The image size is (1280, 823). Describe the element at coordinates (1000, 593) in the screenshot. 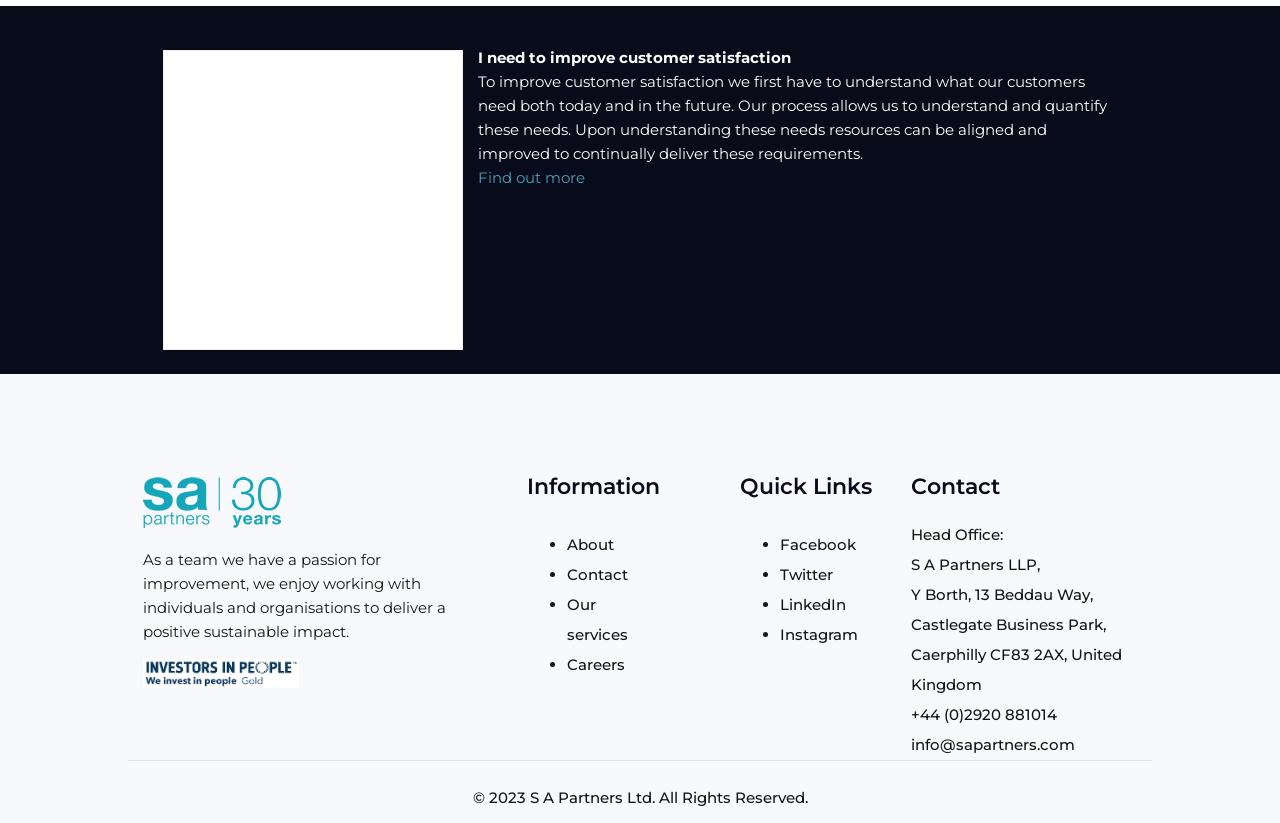

I see `'Y Borth, 13 Beddau Way,'` at that location.